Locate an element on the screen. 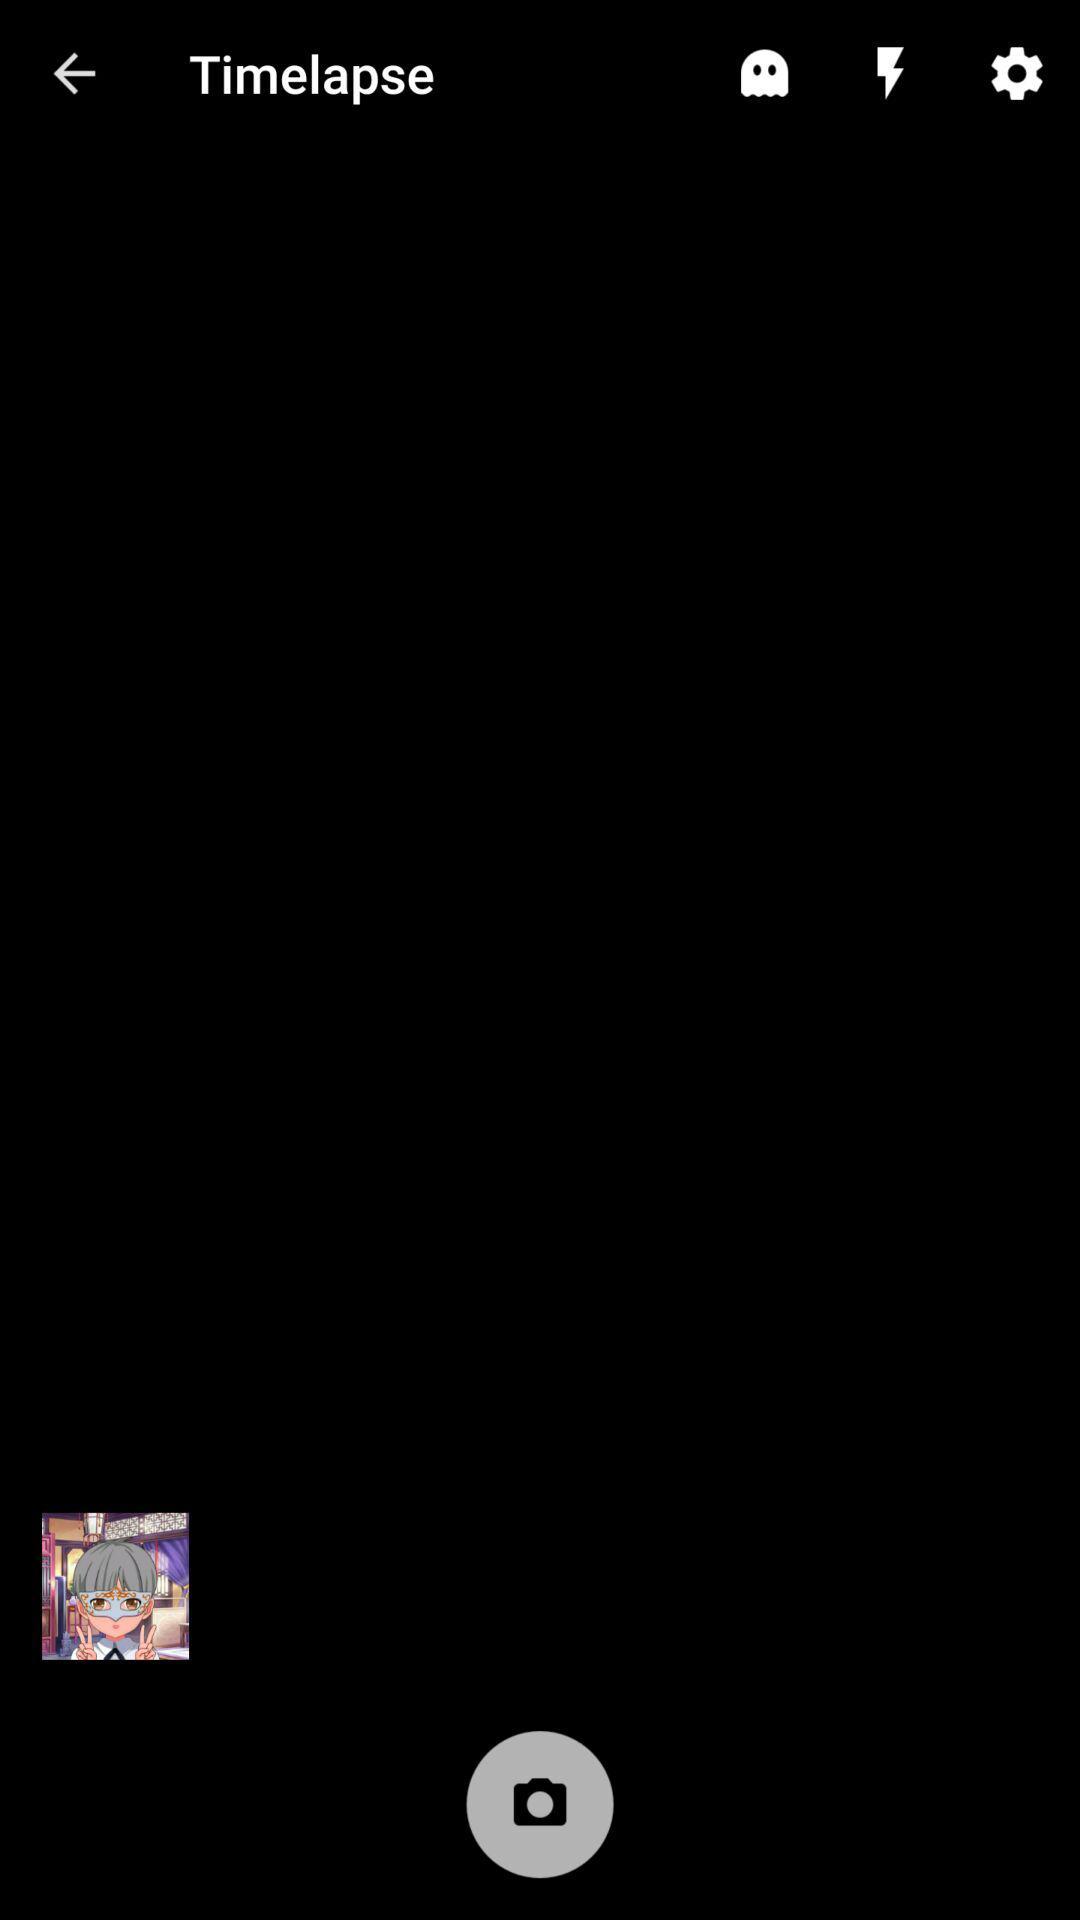  the item below timelapse icon is located at coordinates (540, 1814).